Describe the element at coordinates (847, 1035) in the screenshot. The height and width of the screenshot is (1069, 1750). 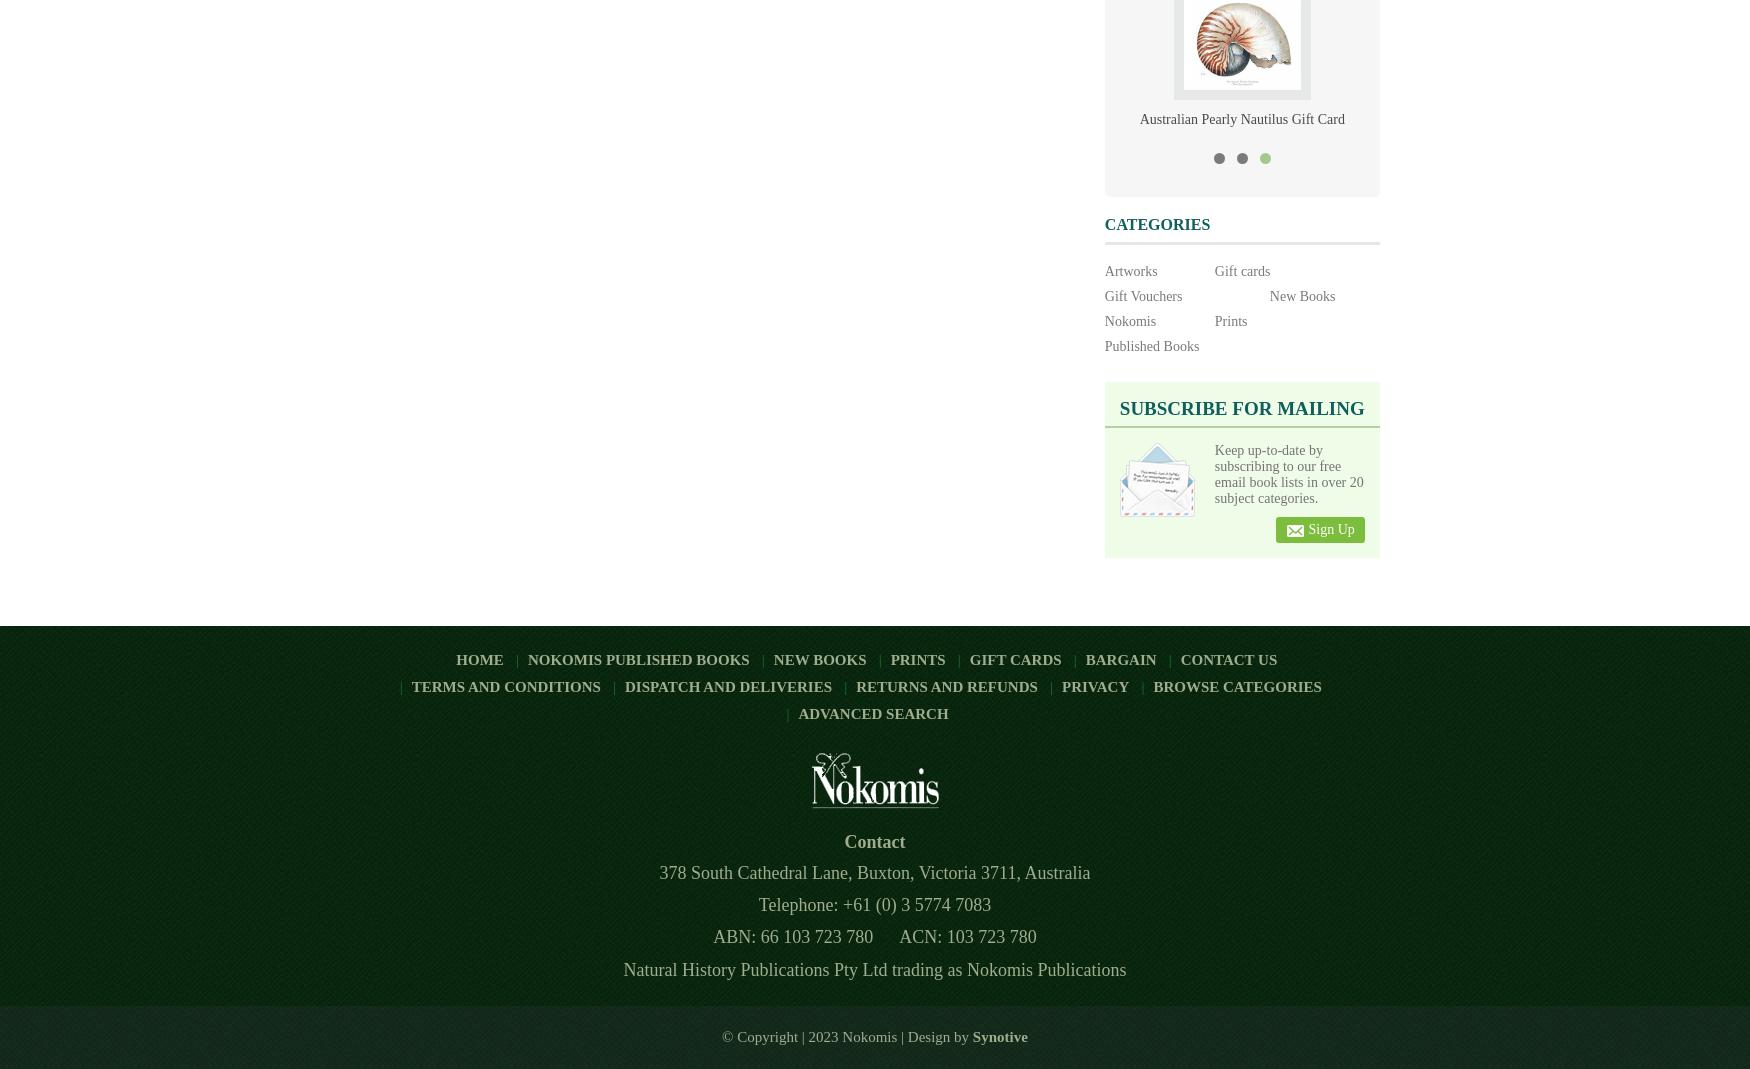
I see `'© Copyright | 2023 Nokomis			 | Design by'` at that location.